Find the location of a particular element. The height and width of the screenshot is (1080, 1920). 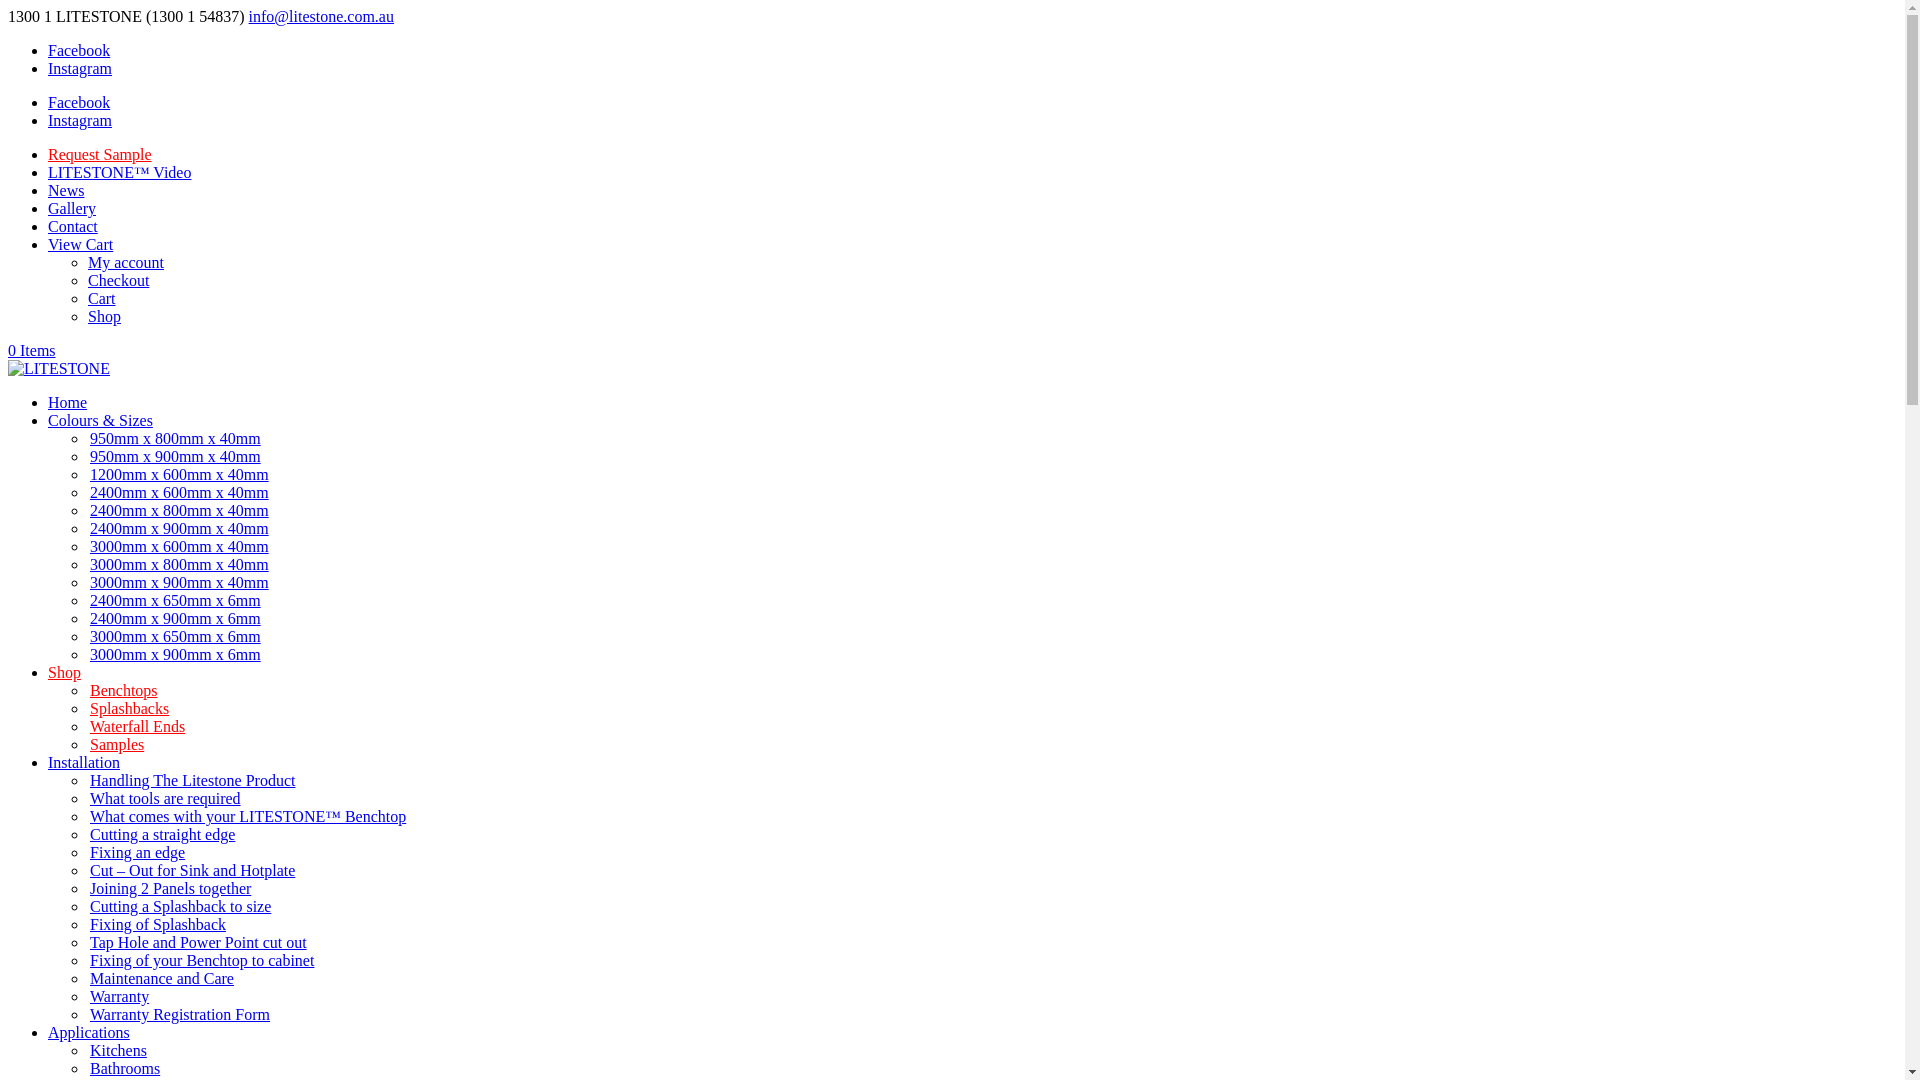

'2400mm x 900mm x 6mm' is located at coordinates (175, 617).